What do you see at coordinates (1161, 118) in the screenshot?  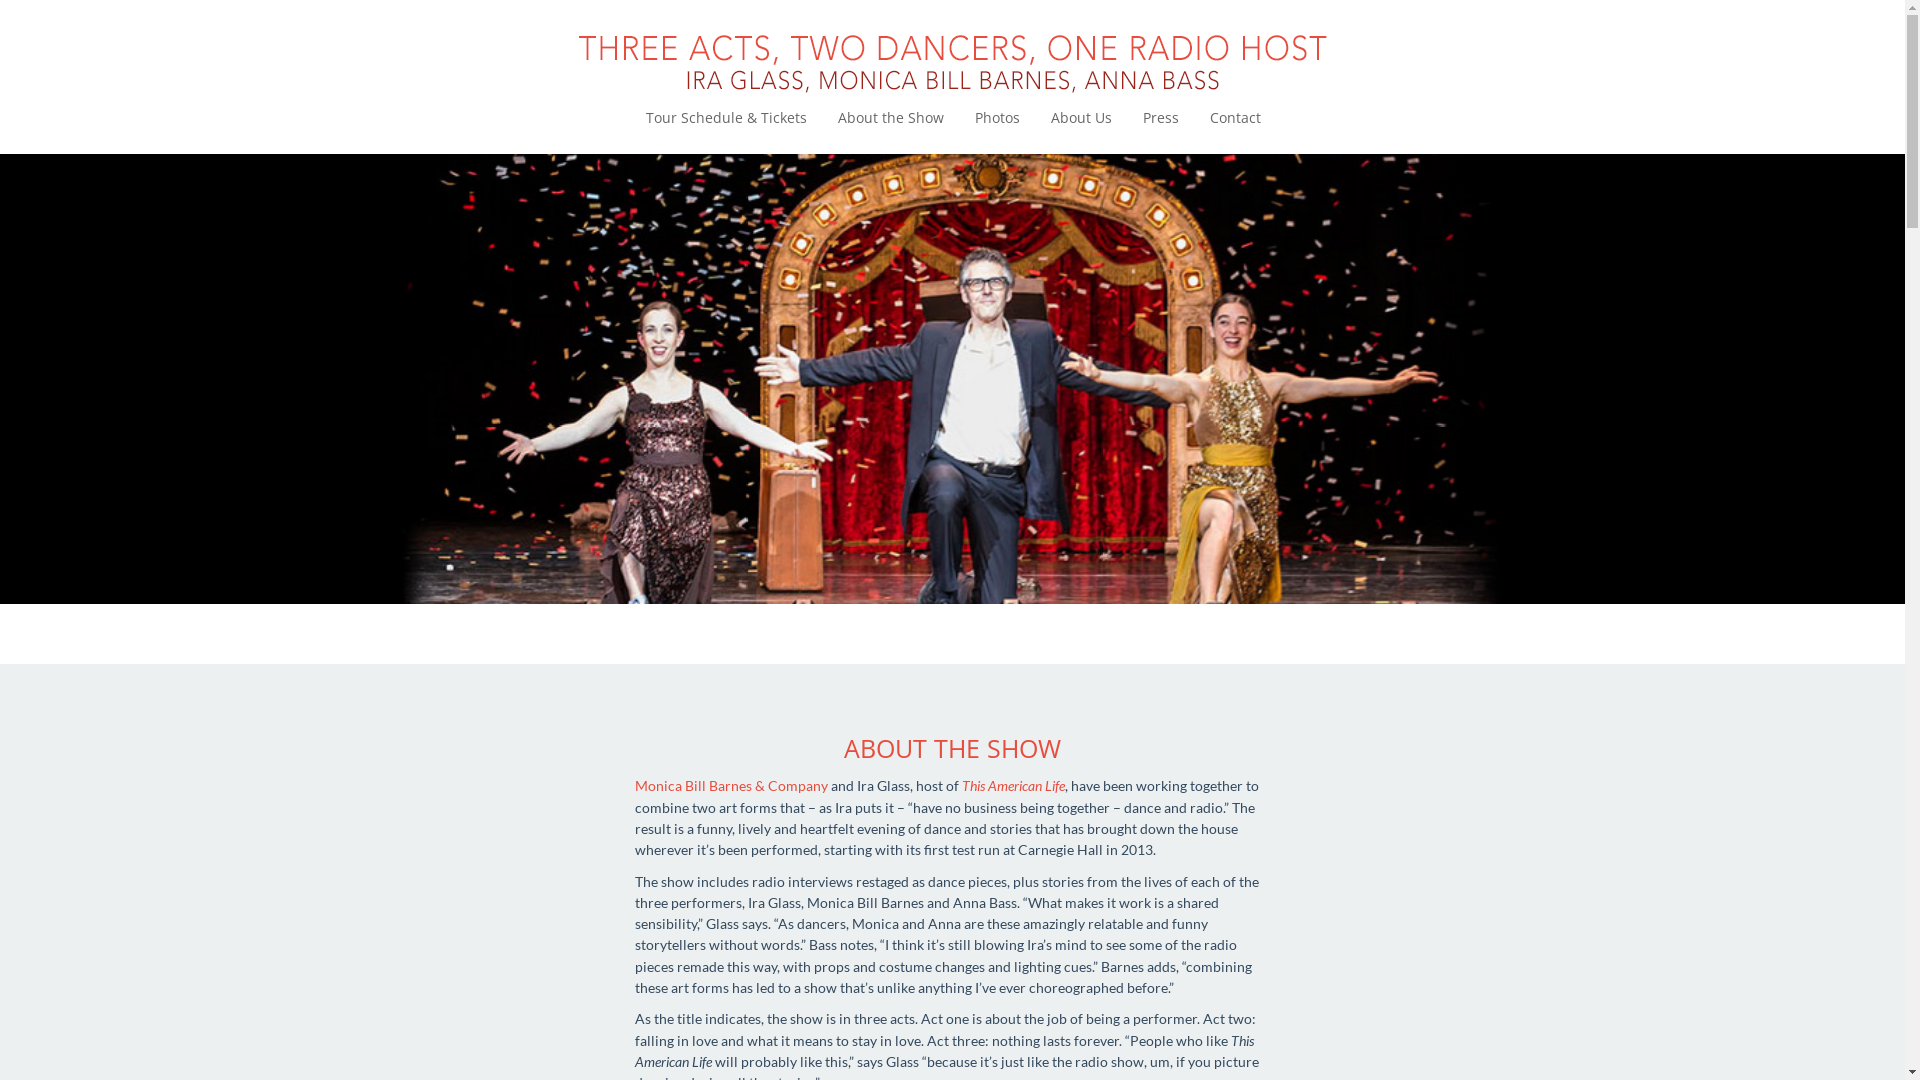 I see `'Press'` at bounding box center [1161, 118].